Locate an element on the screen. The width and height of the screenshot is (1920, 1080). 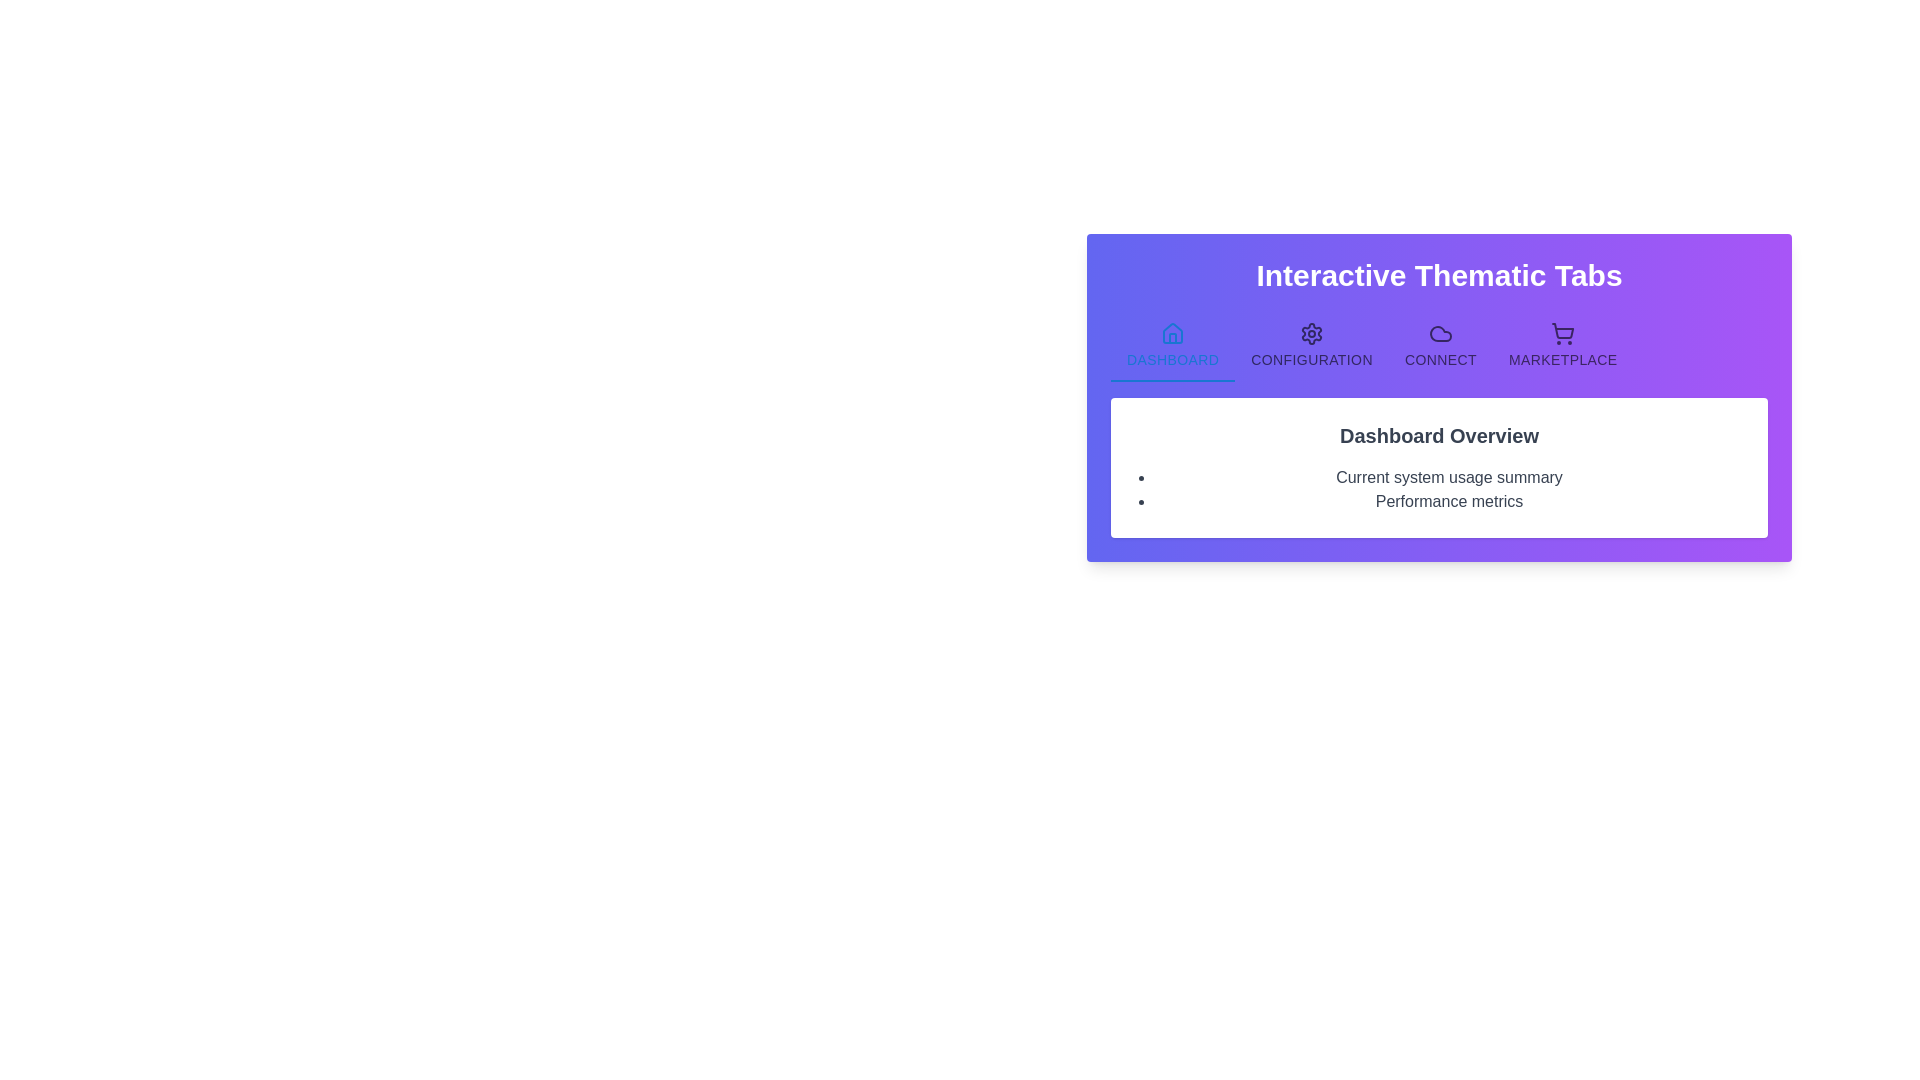
text displayed in the 'Dashboard Overview' section which includes 'Current system usage summary' and 'Performance metrics.' is located at coordinates (1438, 467).